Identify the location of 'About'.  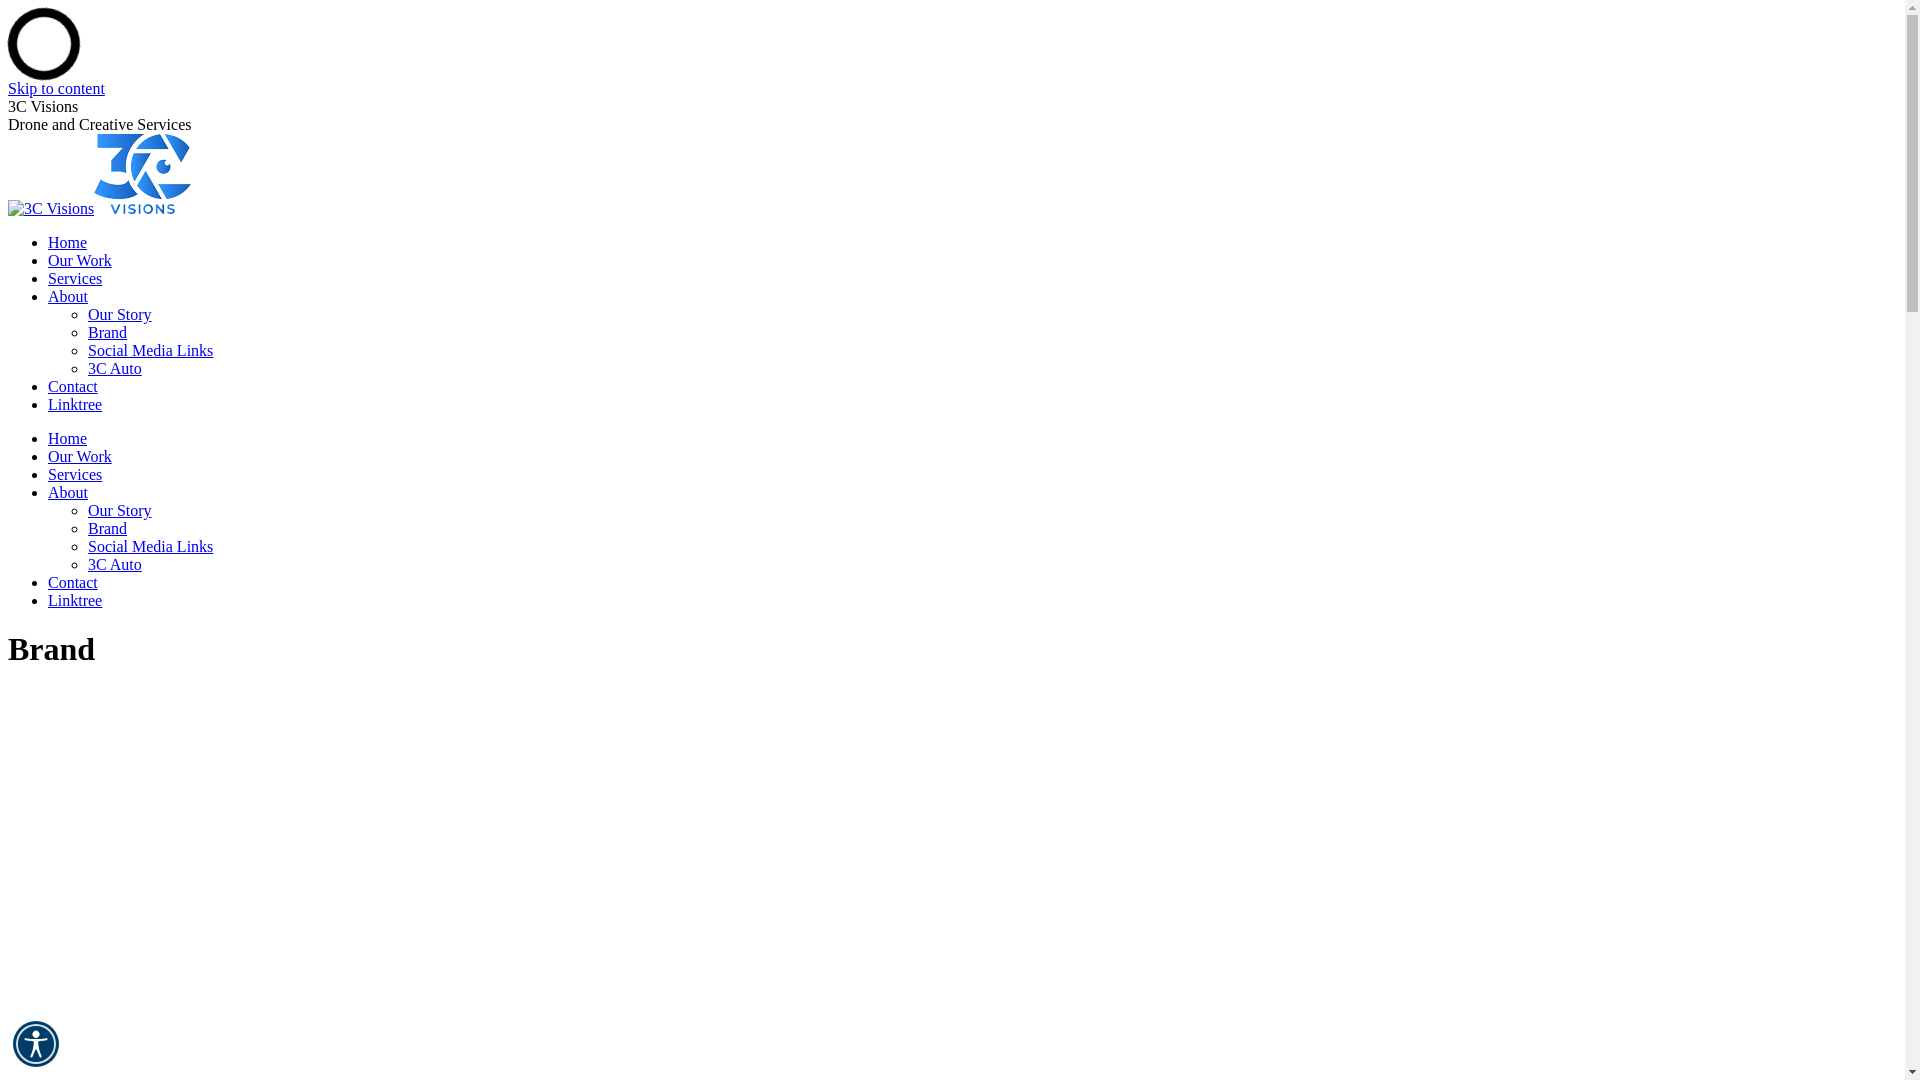
(67, 296).